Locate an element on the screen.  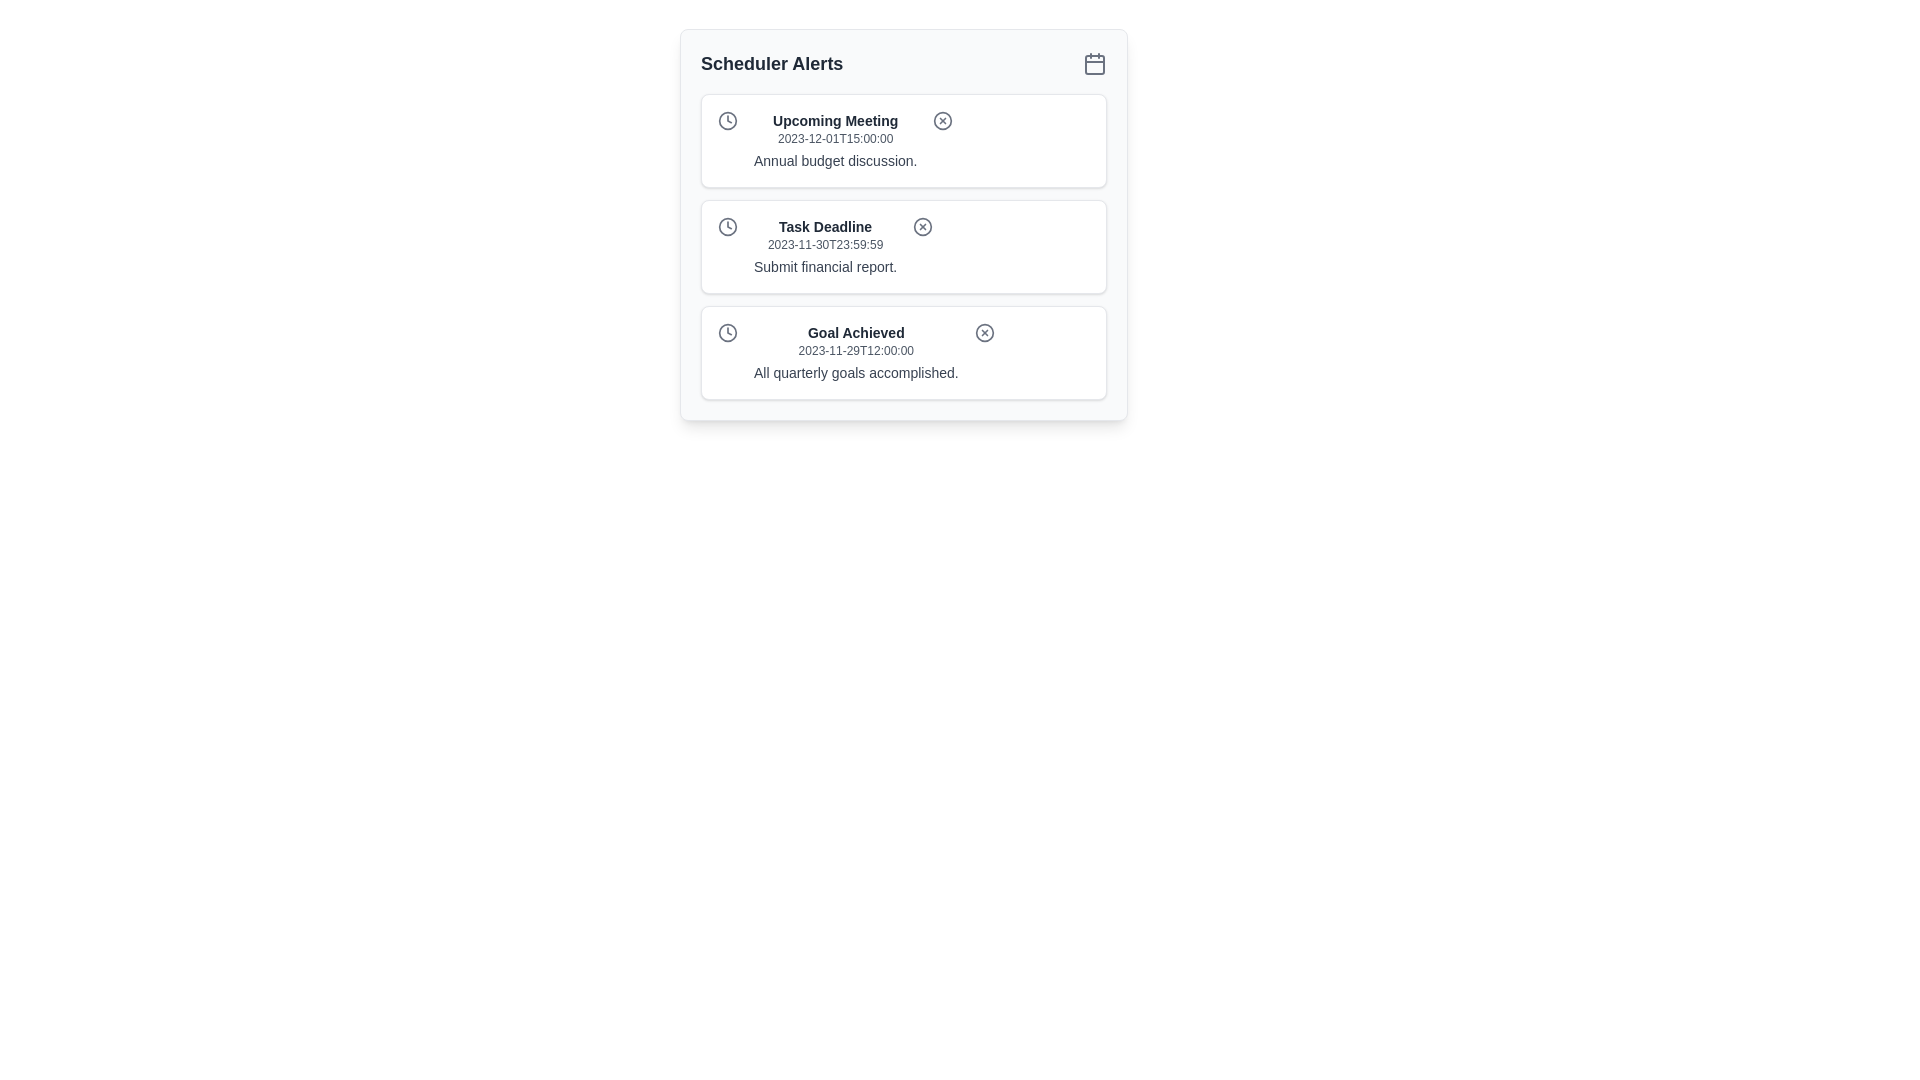
the time icon located in the 'Scheduler Alerts' section, to the left of the 'Upcoming Meeting' text is located at coordinates (727, 120).